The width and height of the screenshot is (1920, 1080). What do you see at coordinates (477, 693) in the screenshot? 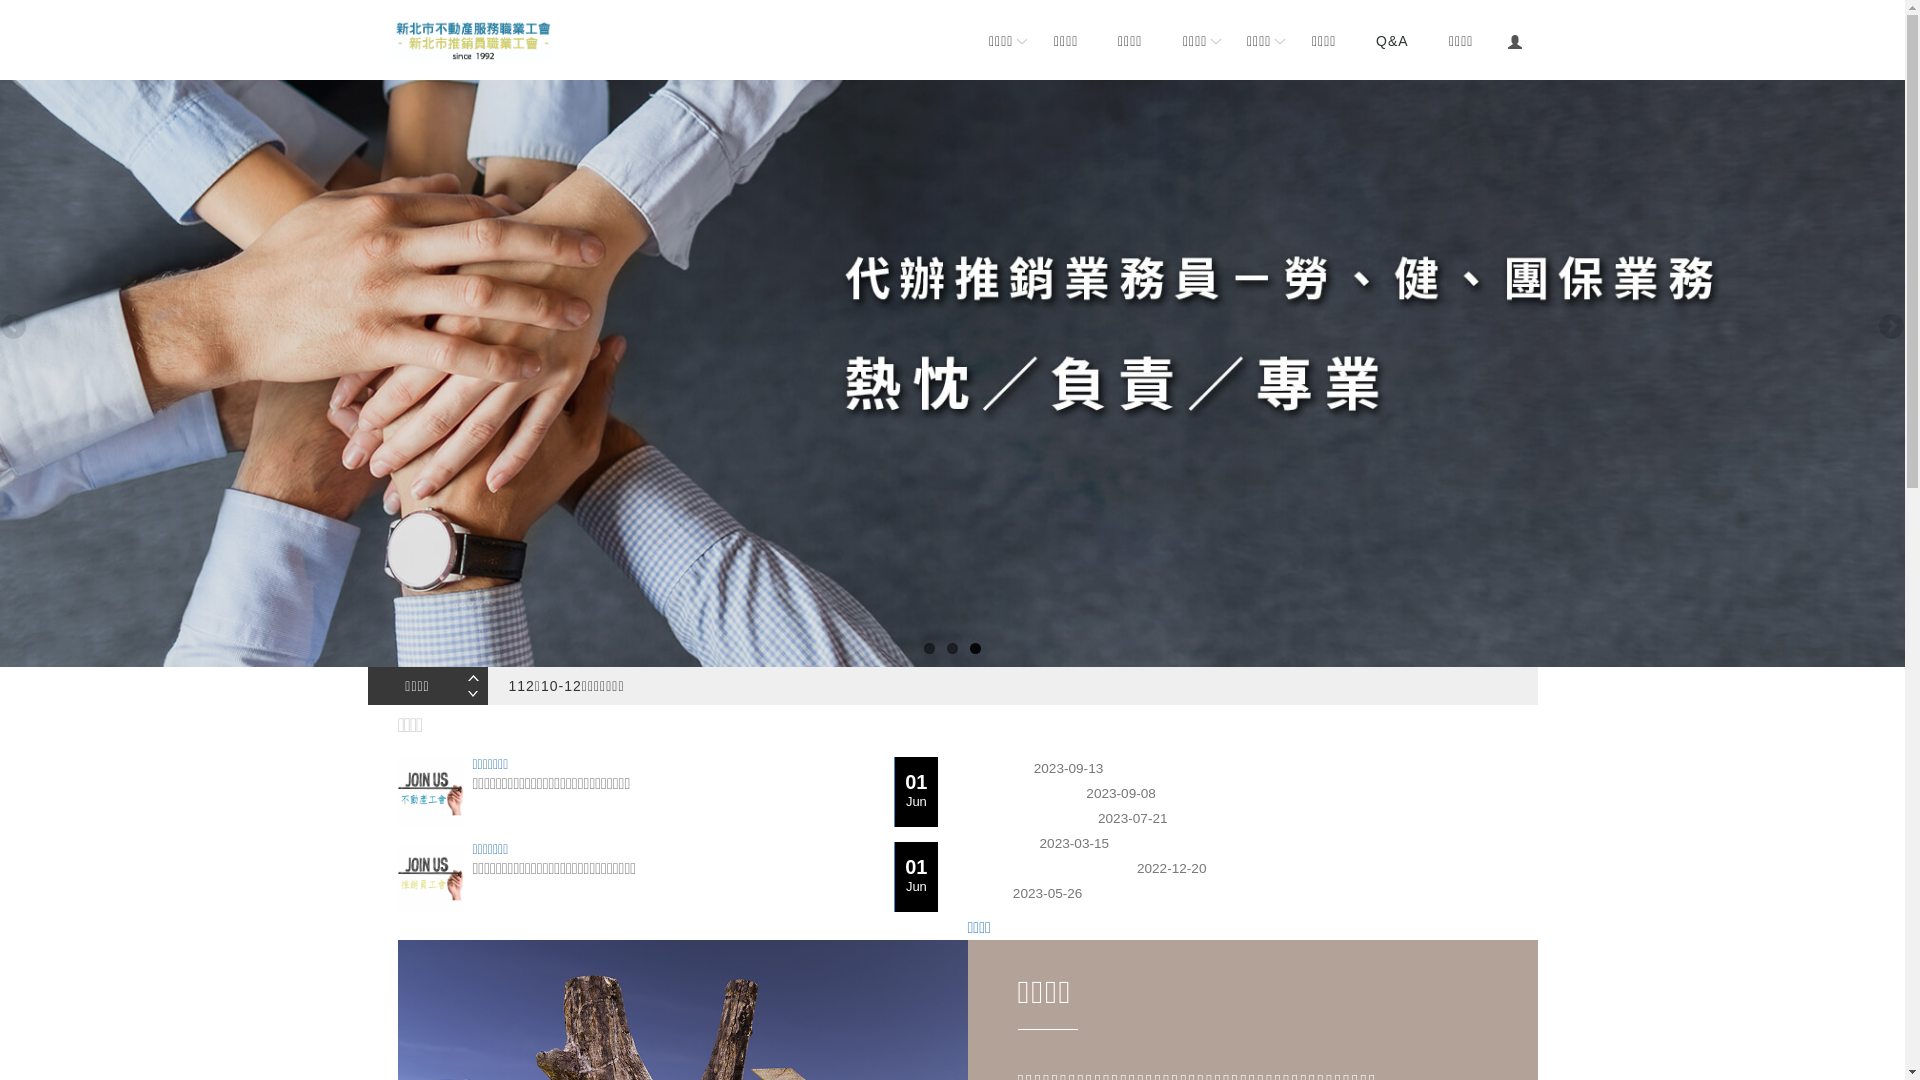
I see `'Next'` at bounding box center [477, 693].